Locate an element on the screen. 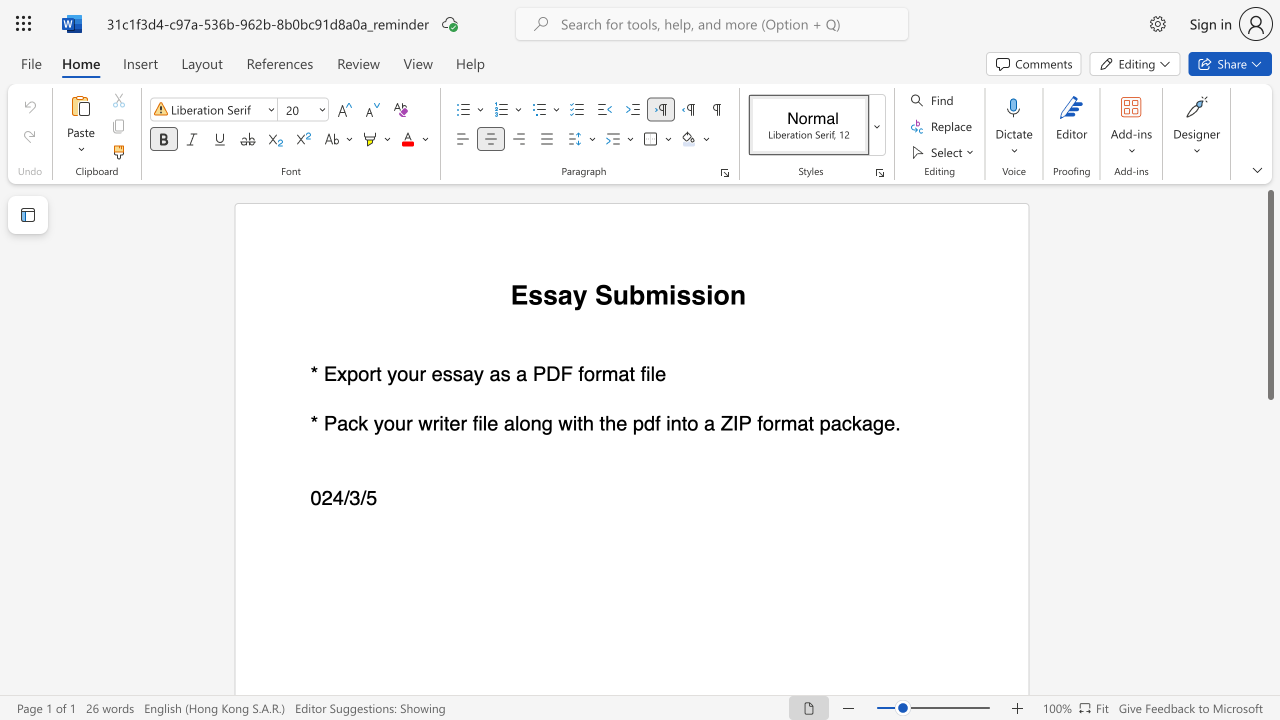 The image size is (1280, 720). the 1th character "a" in the text is located at coordinates (521, 374).